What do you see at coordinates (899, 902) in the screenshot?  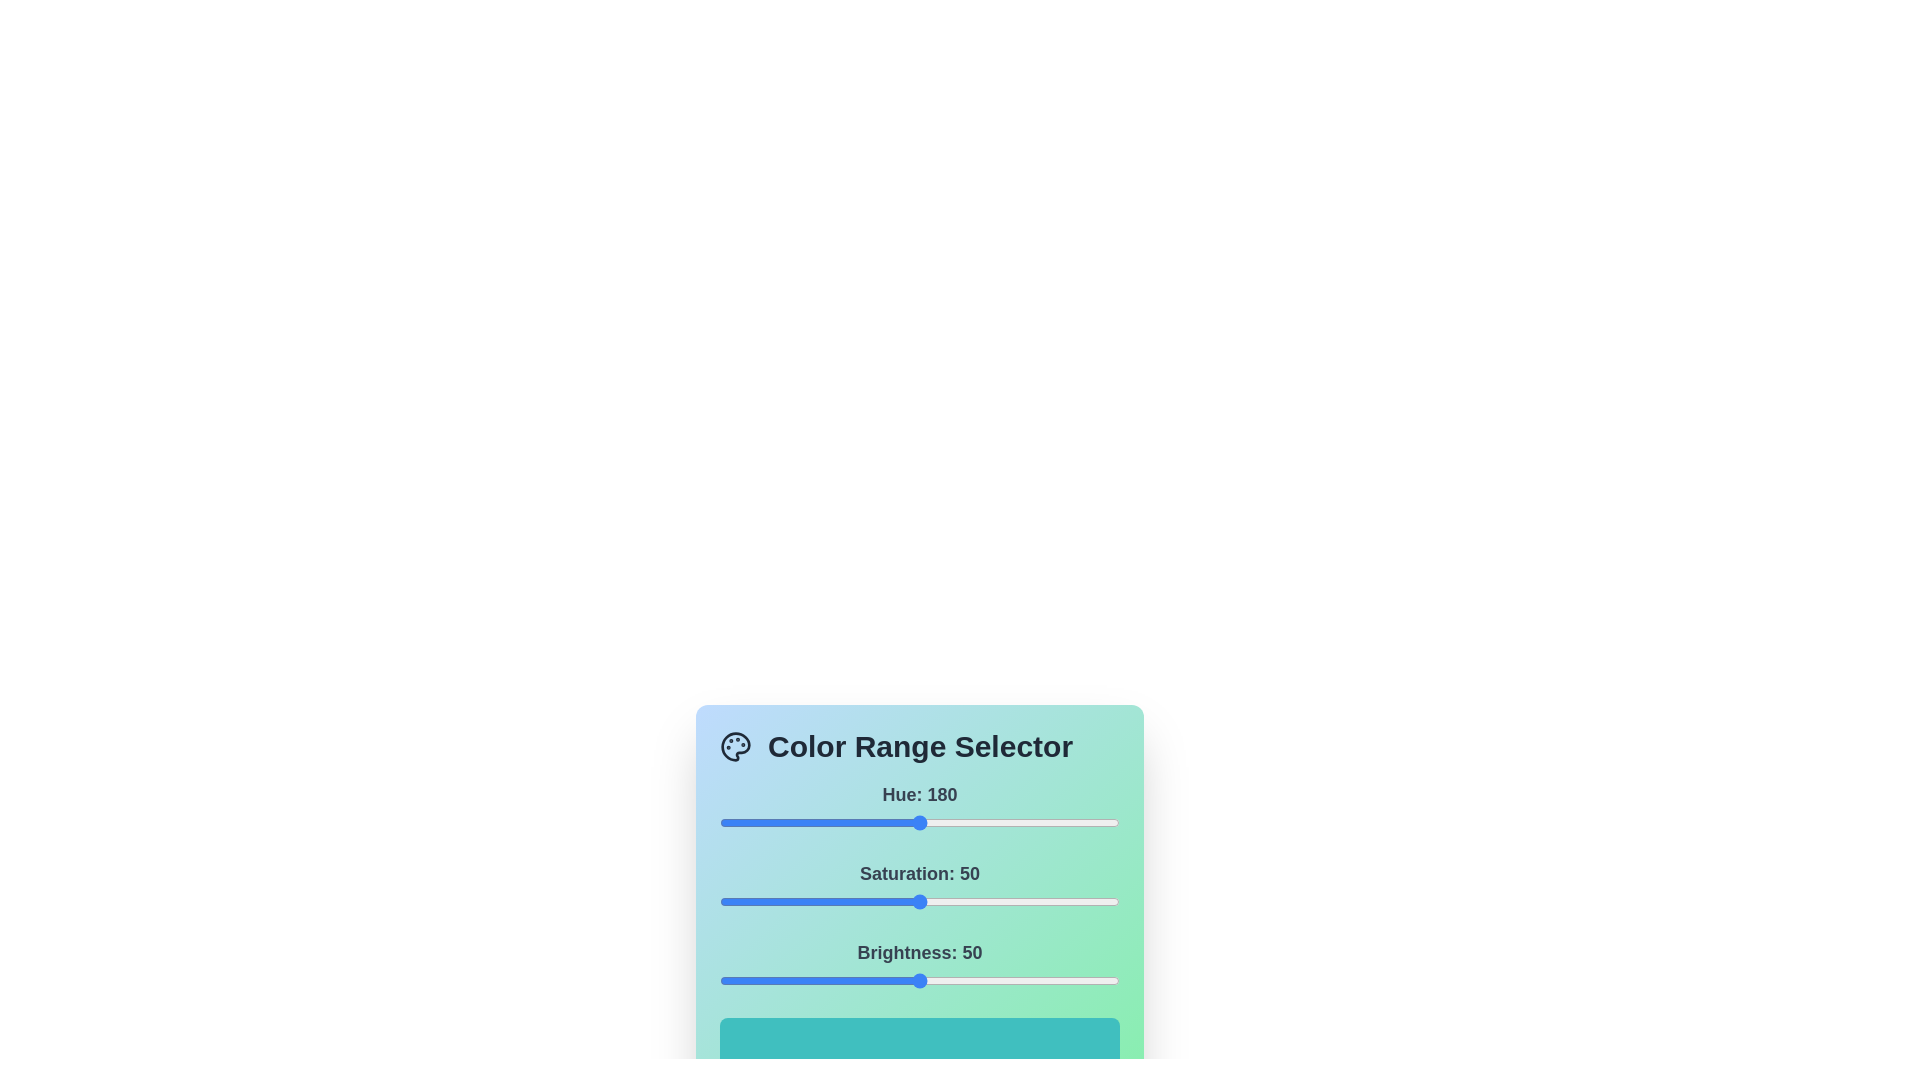 I see `the 1 slider to 45` at bounding box center [899, 902].